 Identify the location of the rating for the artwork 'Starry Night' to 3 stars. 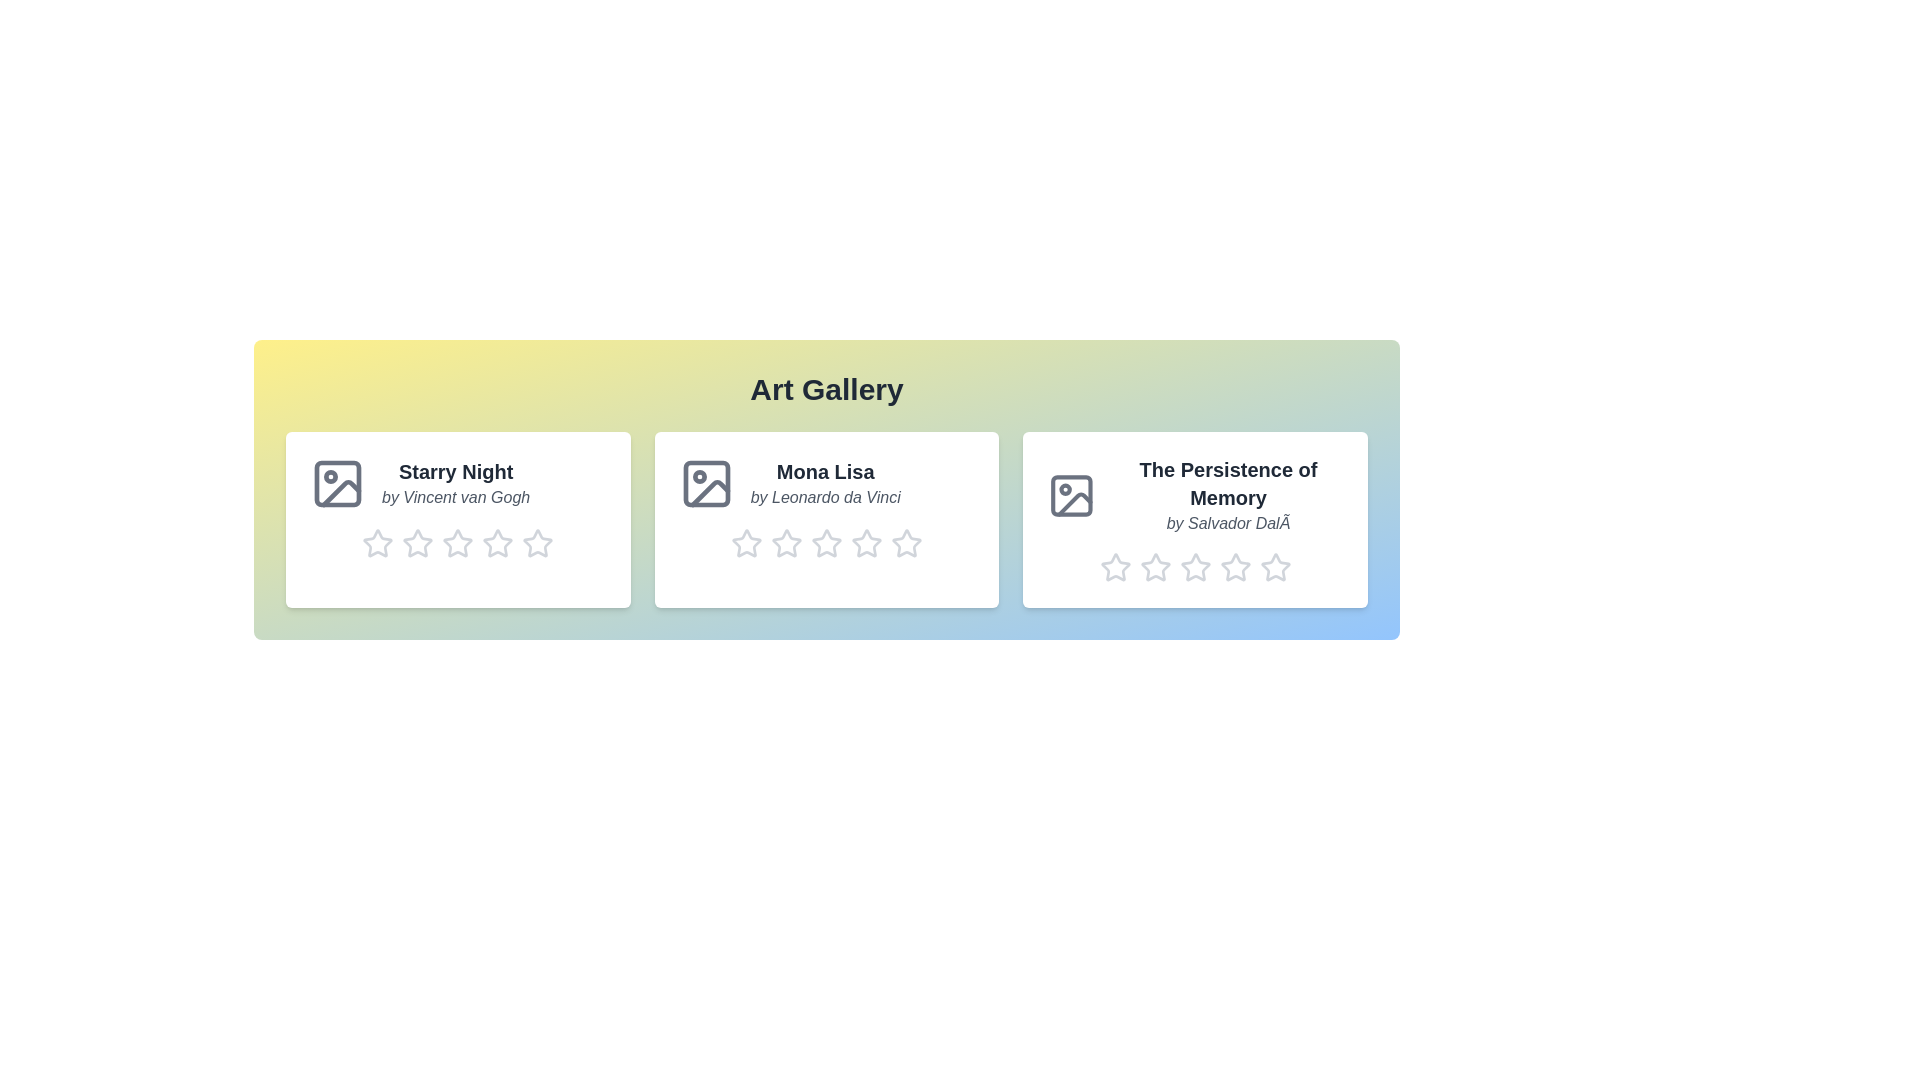
(456, 543).